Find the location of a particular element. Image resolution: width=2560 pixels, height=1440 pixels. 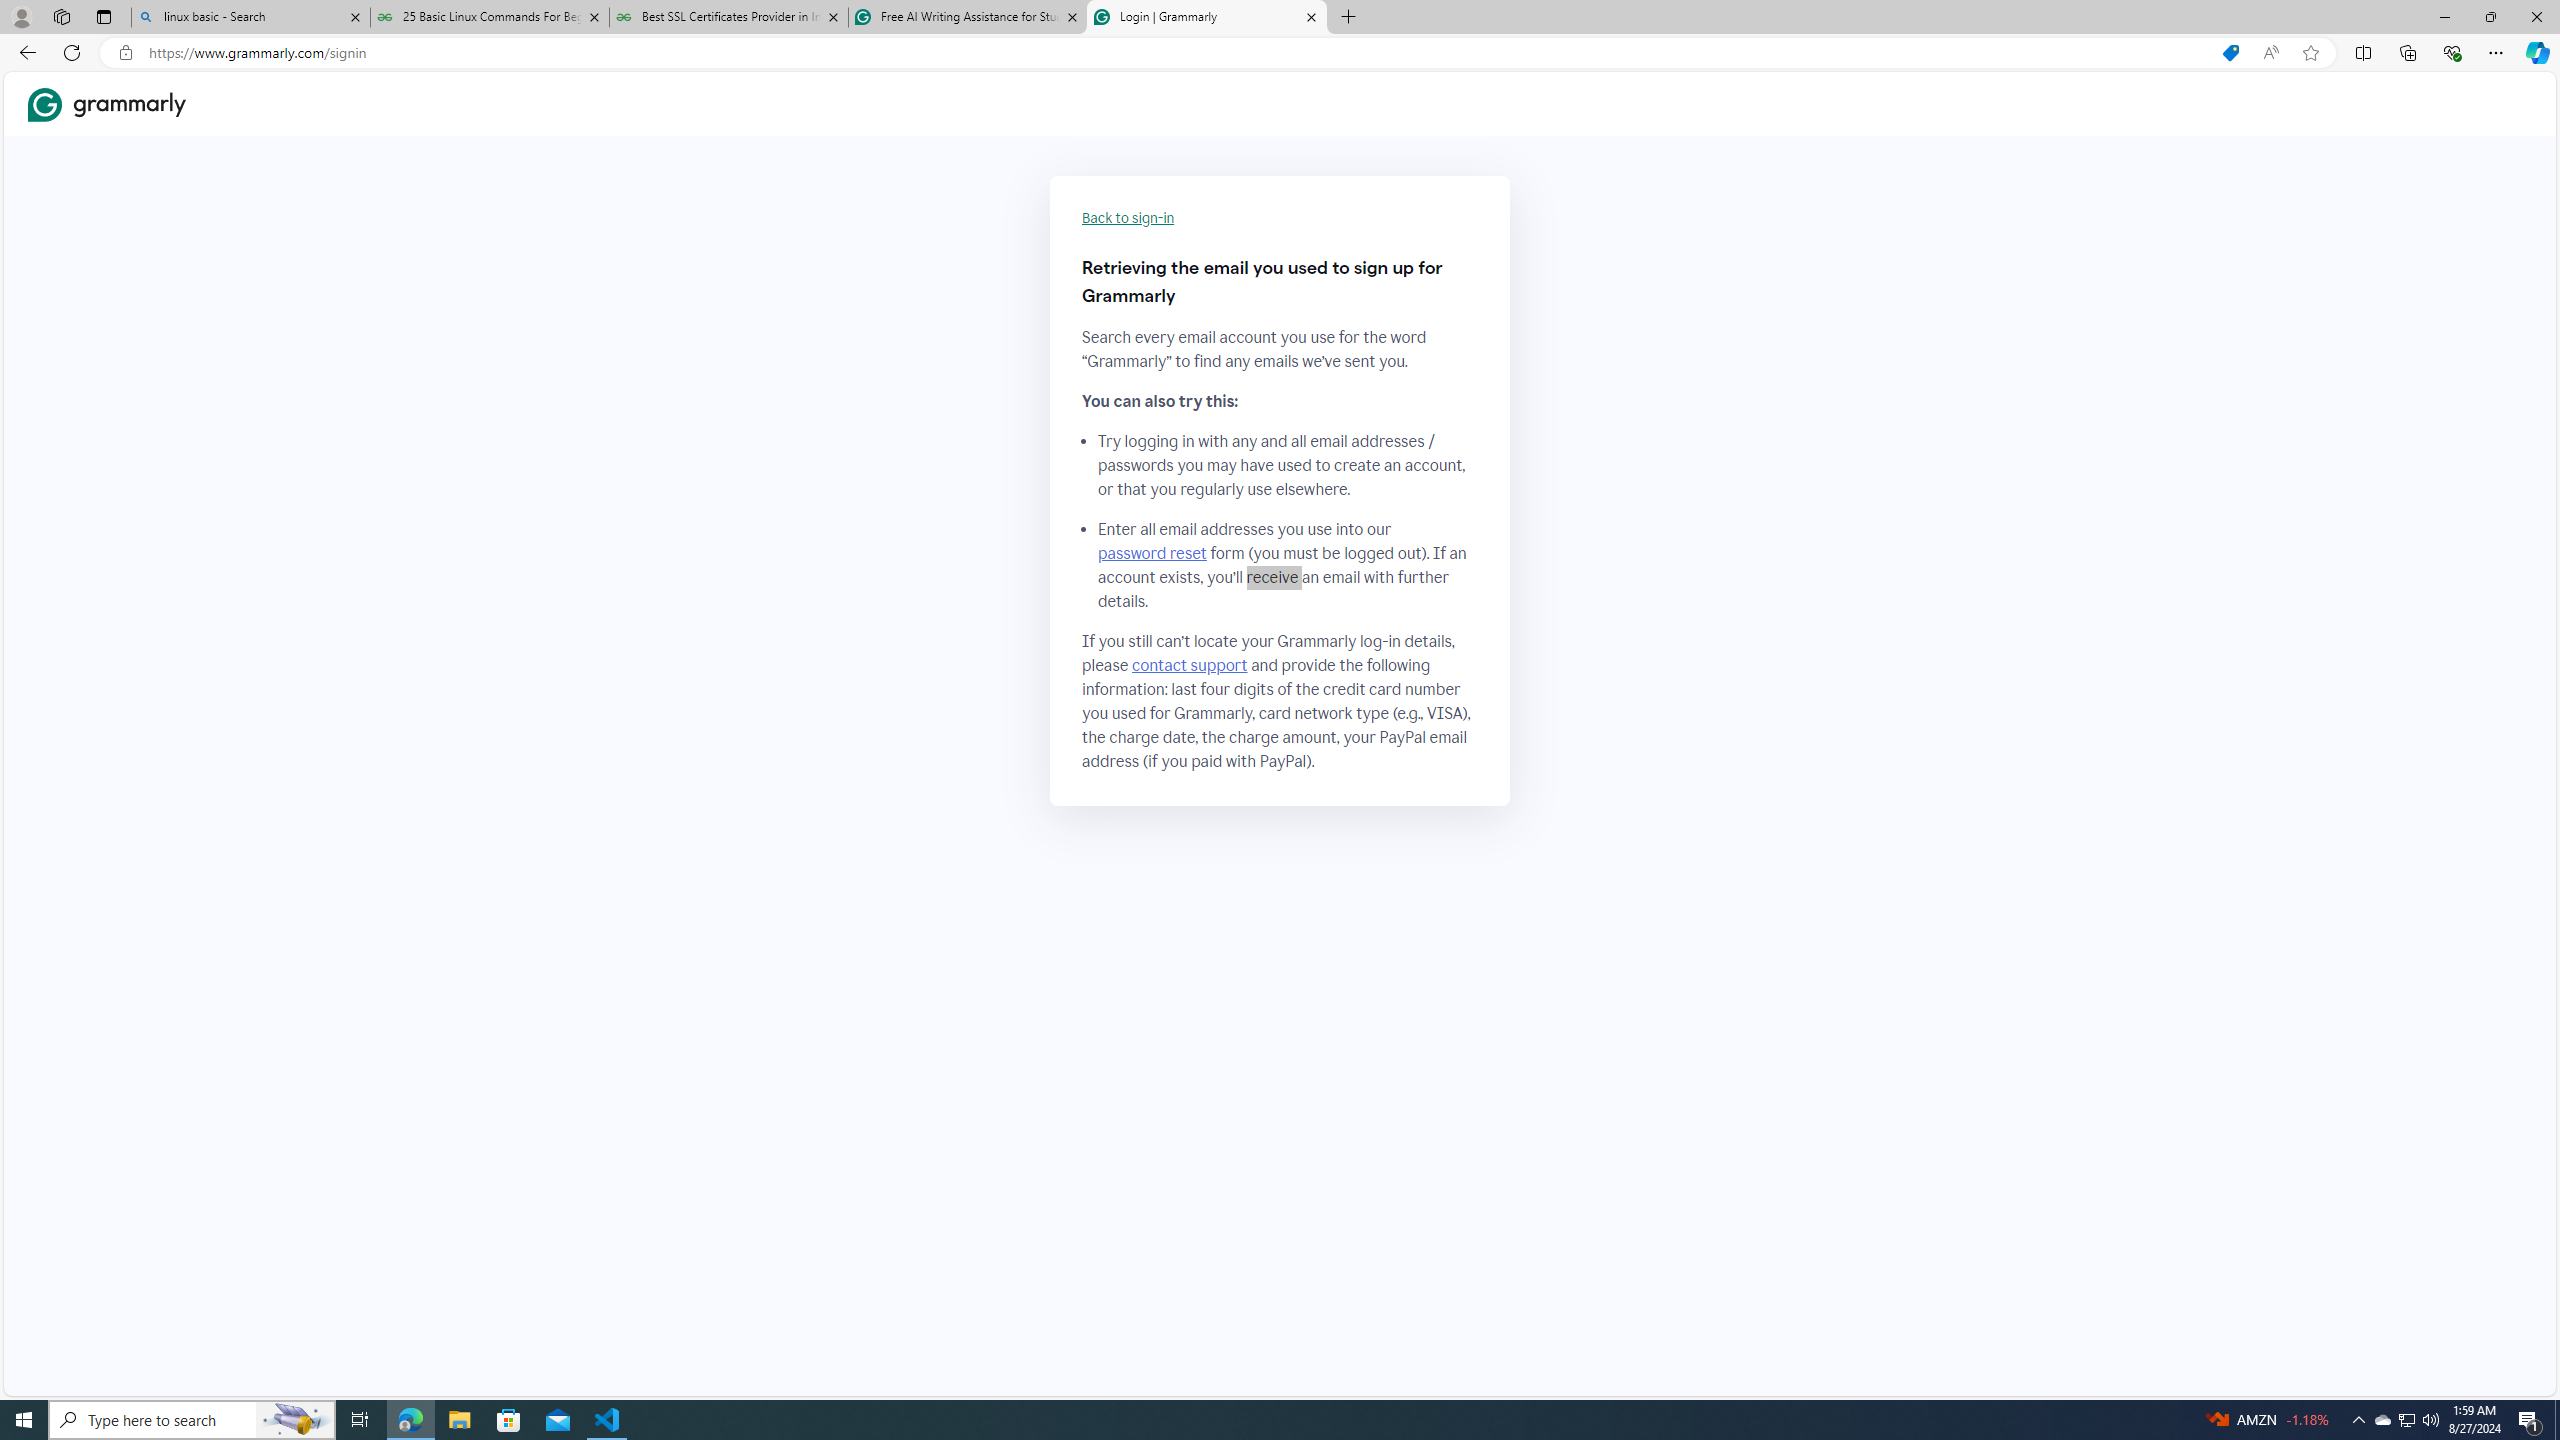

'Best SSL Certificates Provider in India - GeeksforGeeks' is located at coordinates (729, 16).